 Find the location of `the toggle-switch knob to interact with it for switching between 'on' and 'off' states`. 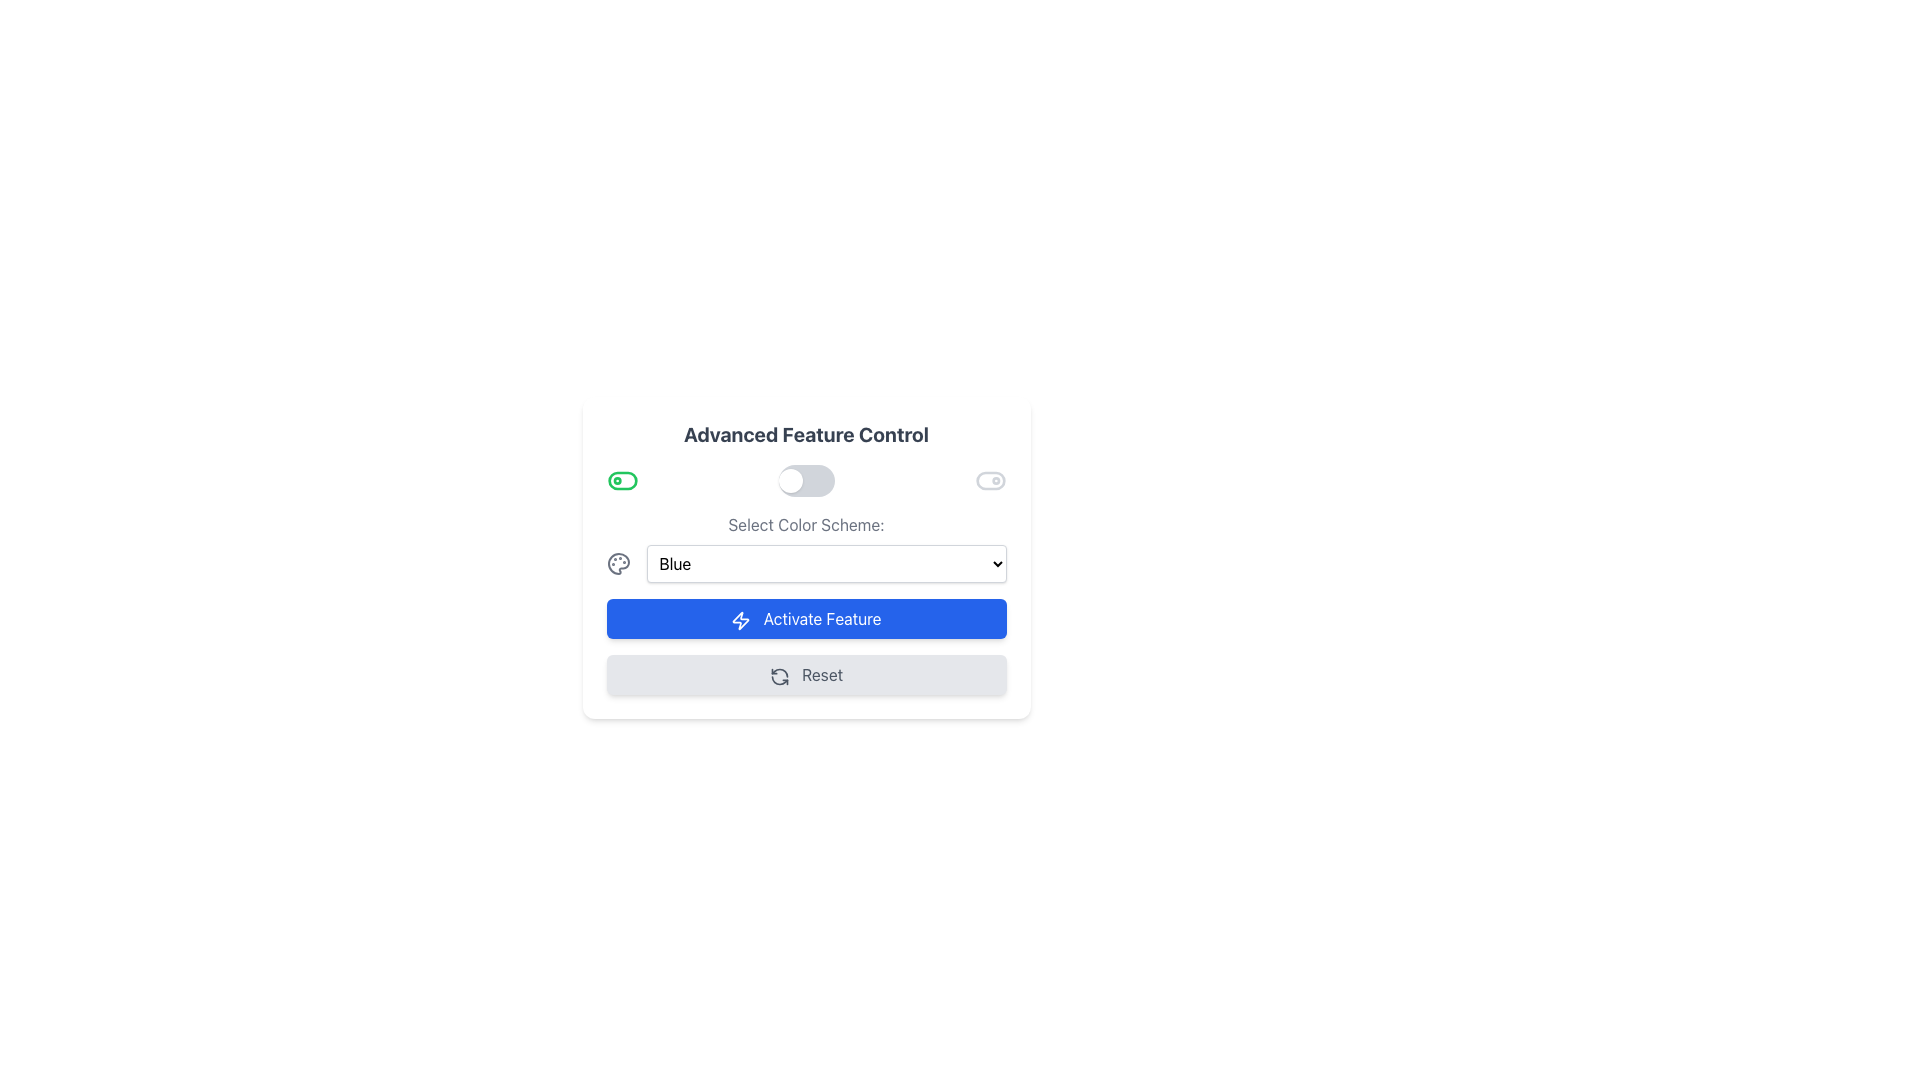

the toggle-switch knob to interact with it for switching between 'on' and 'off' states is located at coordinates (789, 481).